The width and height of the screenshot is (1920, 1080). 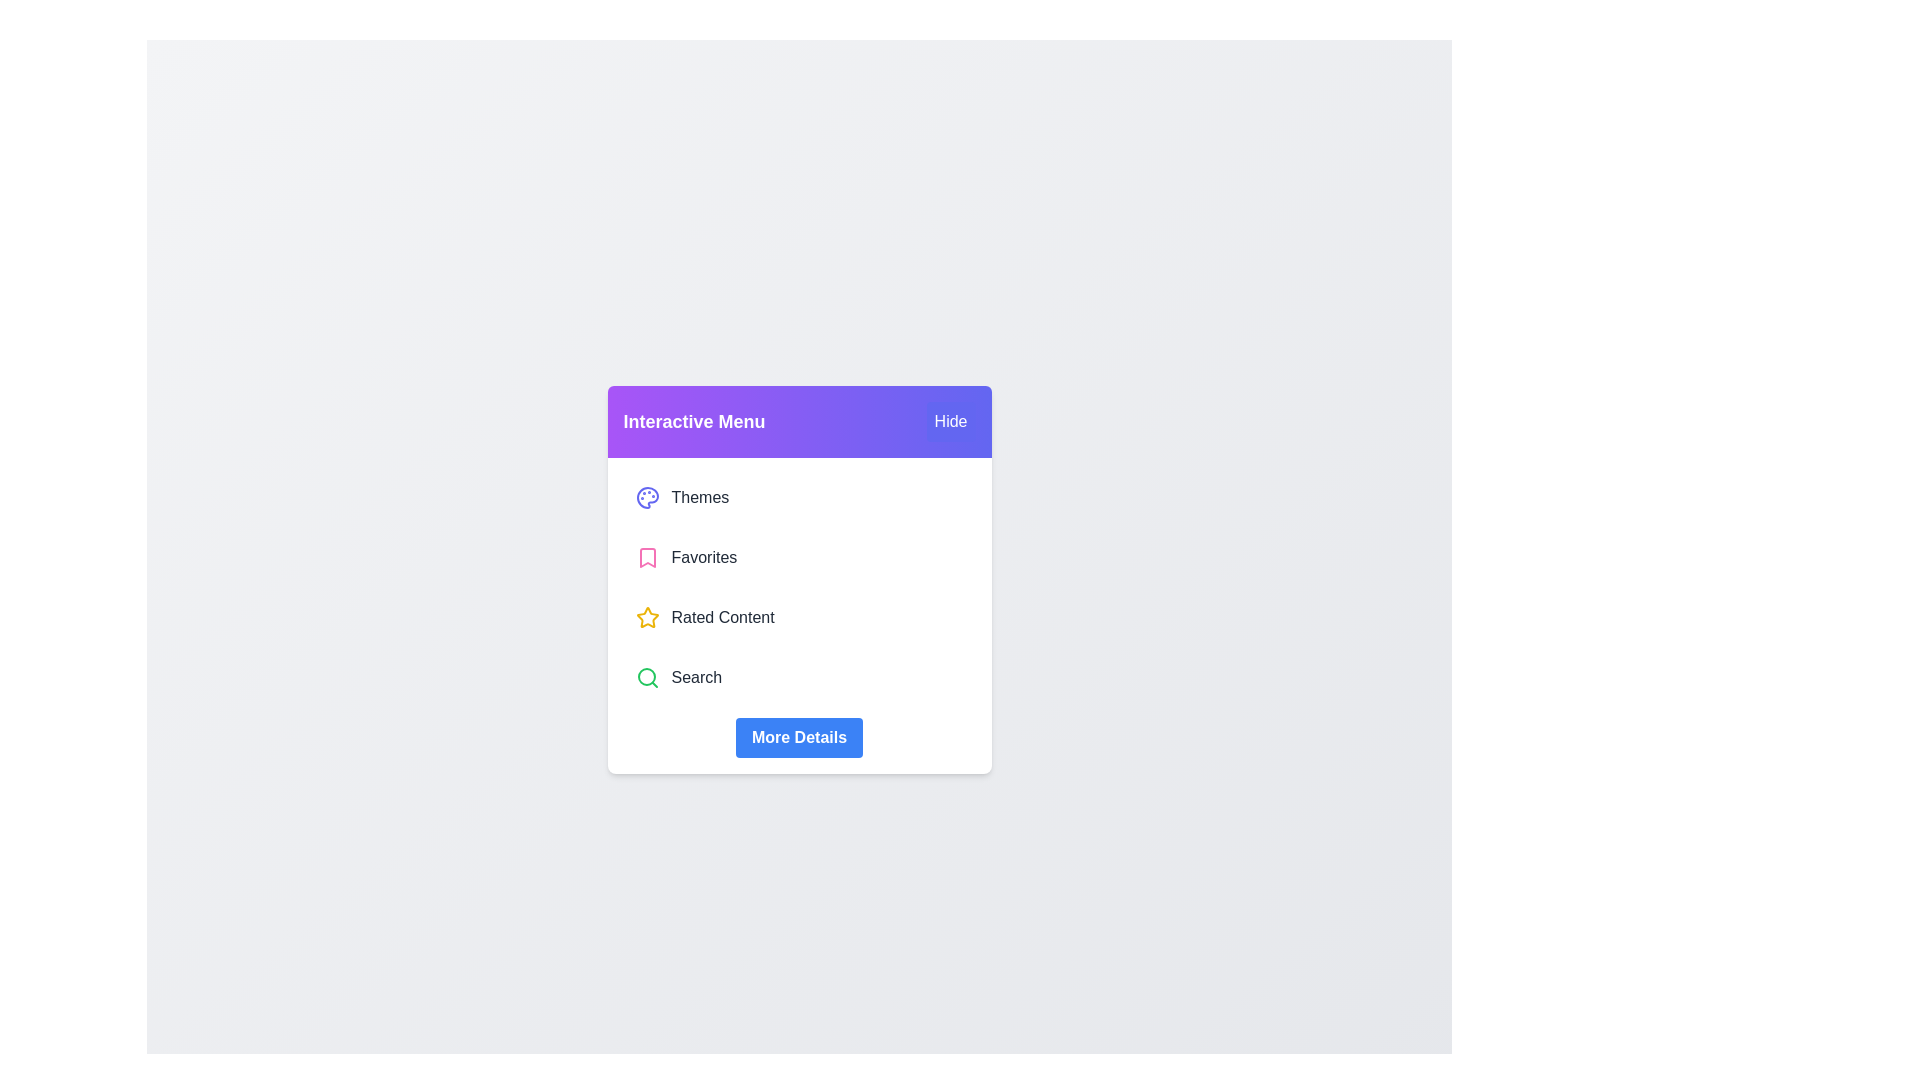 What do you see at coordinates (798, 616) in the screenshot?
I see `the menu item labeled Rated Content to observe its hover effect` at bounding box center [798, 616].